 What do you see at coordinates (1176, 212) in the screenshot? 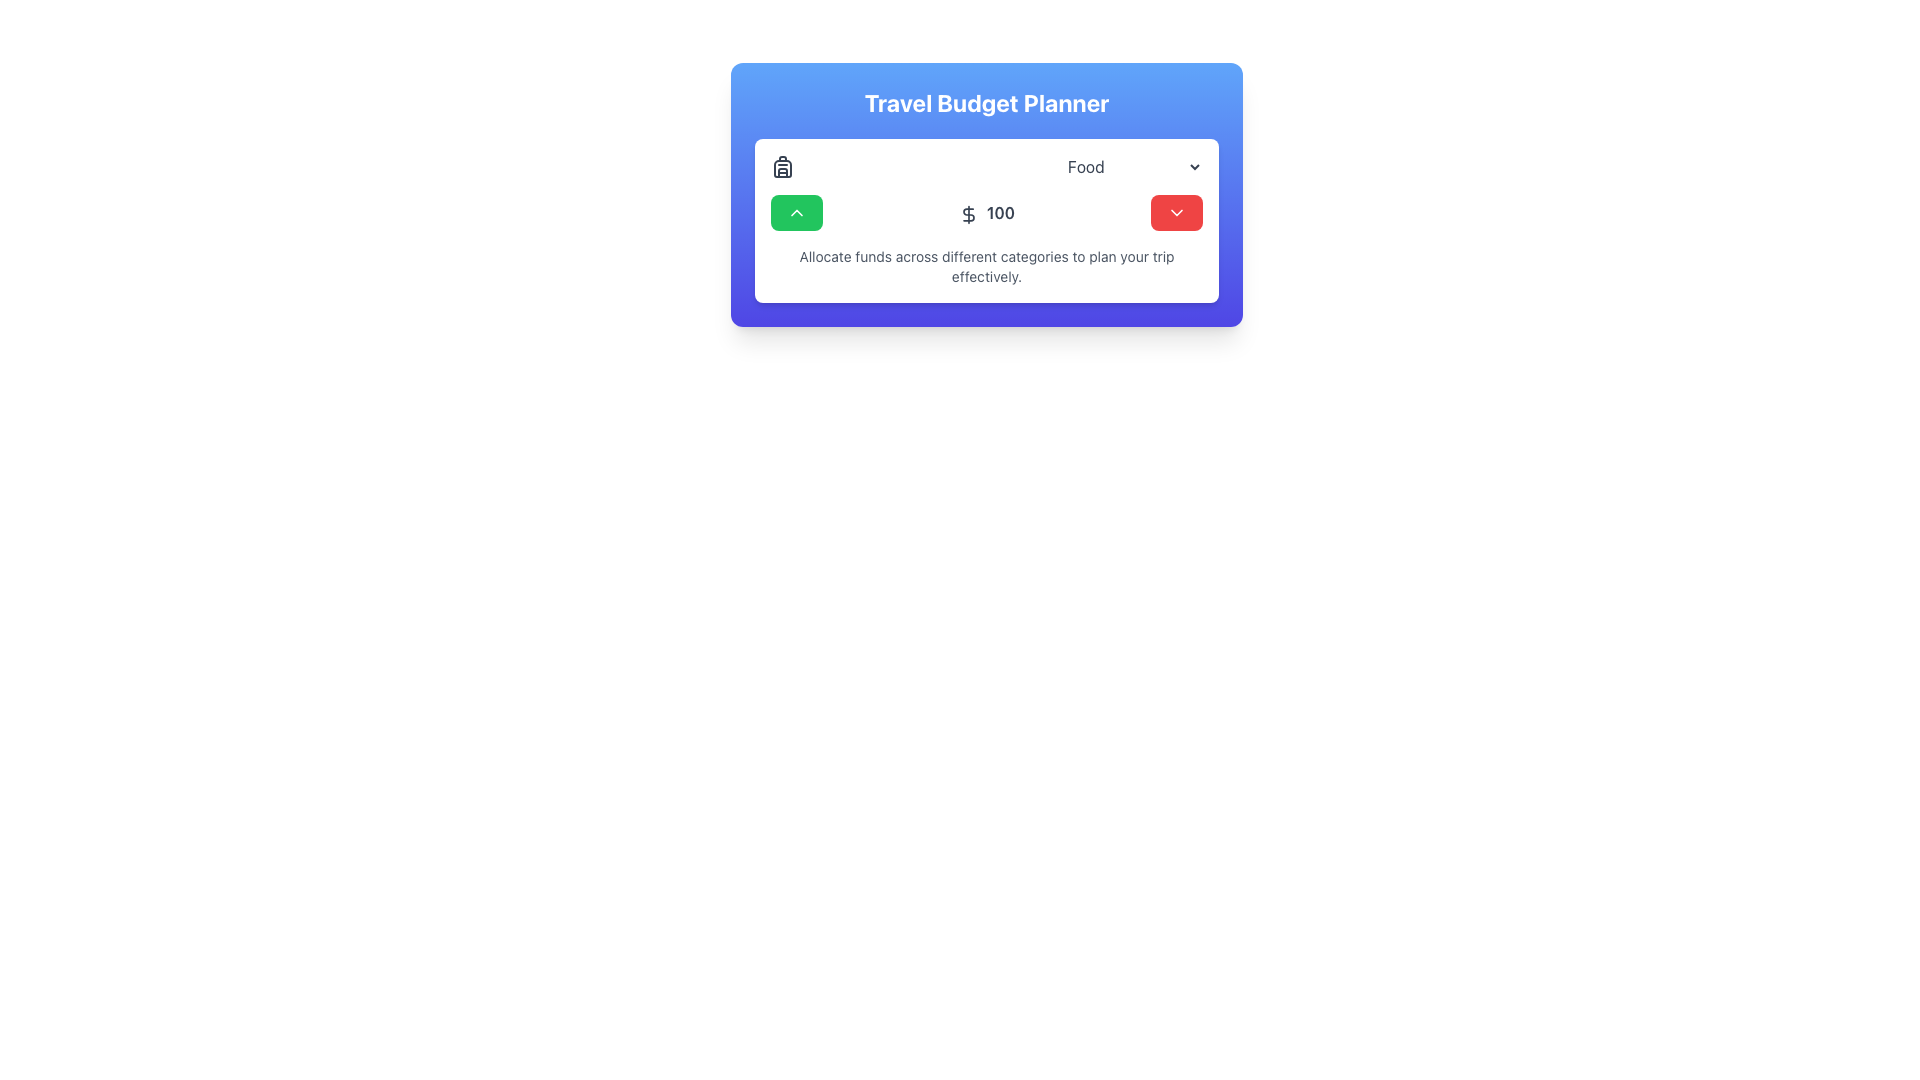
I see `the downward-pointing chevron icon on the red background located at the far right of the interface to interact with the dropdown` at bounding box center [1176, 212].